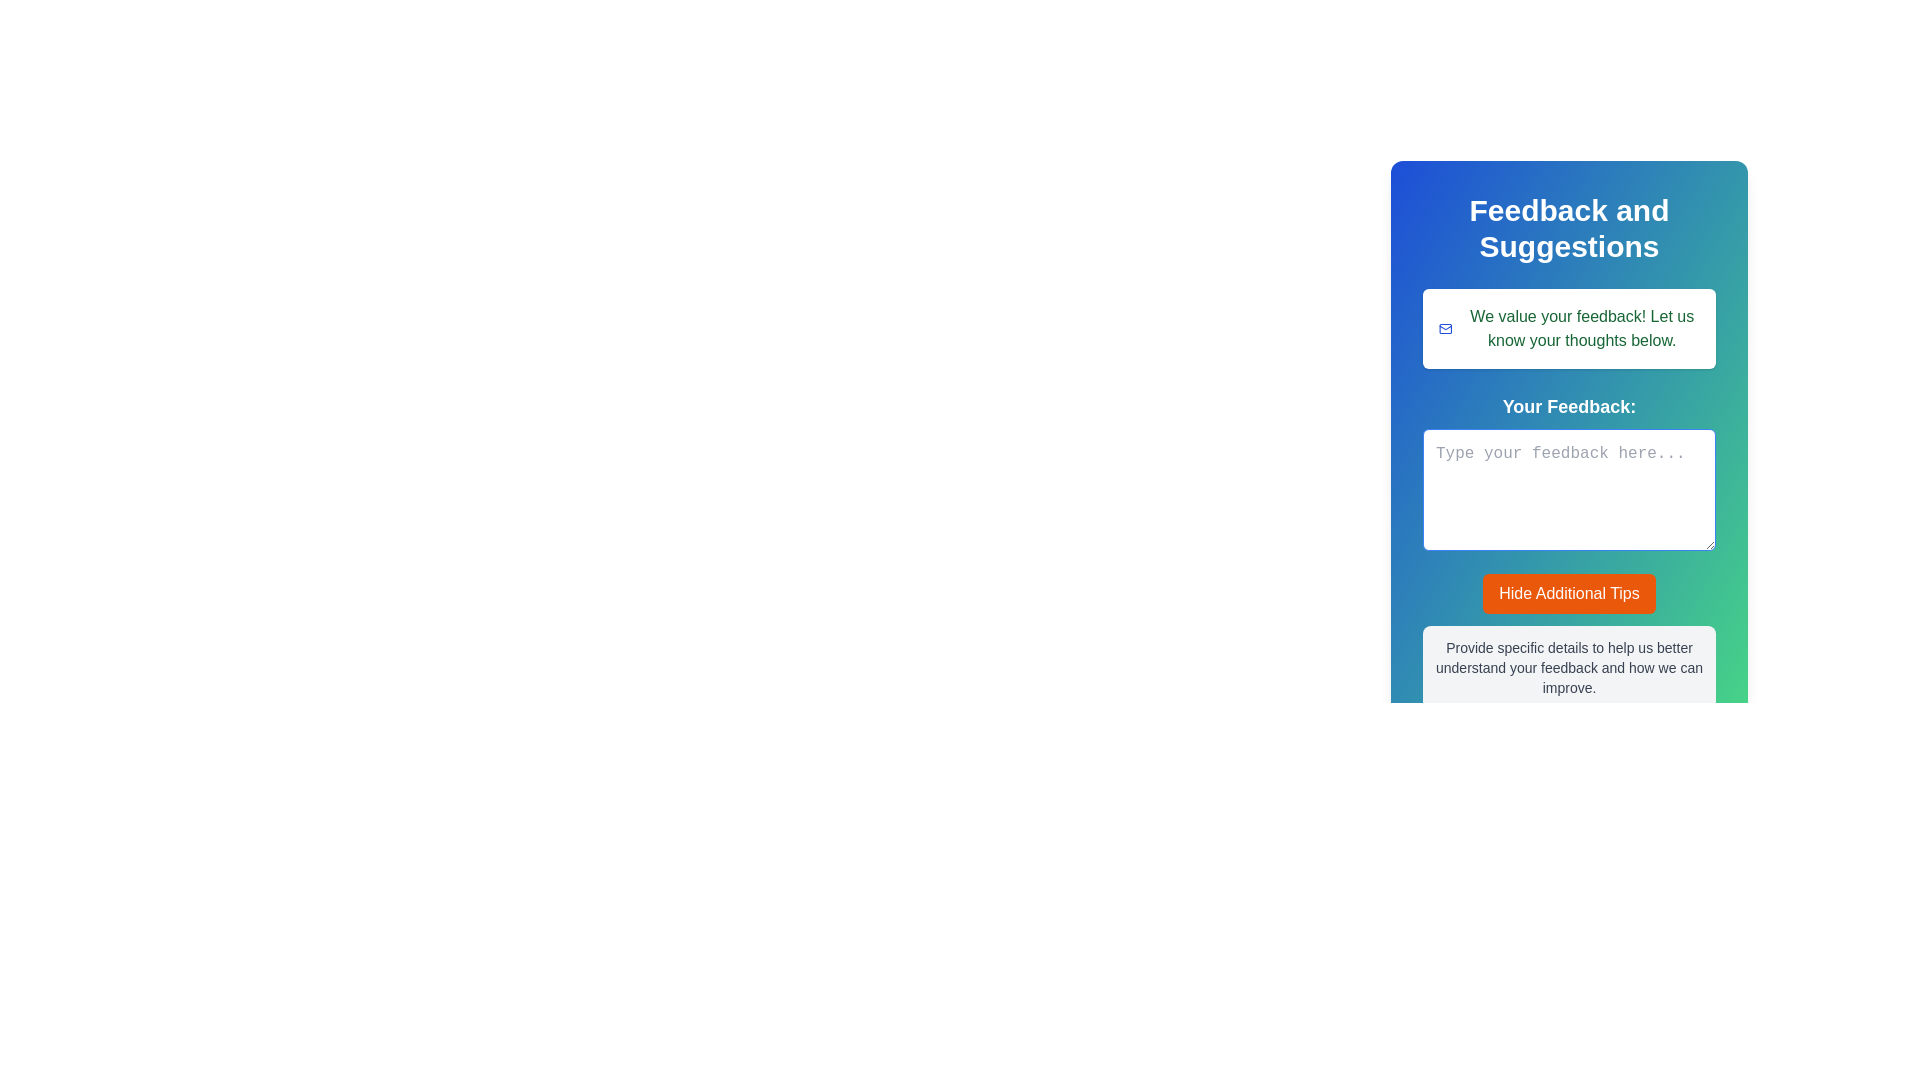  Describe the element at coordinates (1568, 641) in the screenshot. I see `static informational text block located below the 'Hide Additional Tips' button in the 'Your Feedback:' section, which provides guidance on feedback submission` at that location.